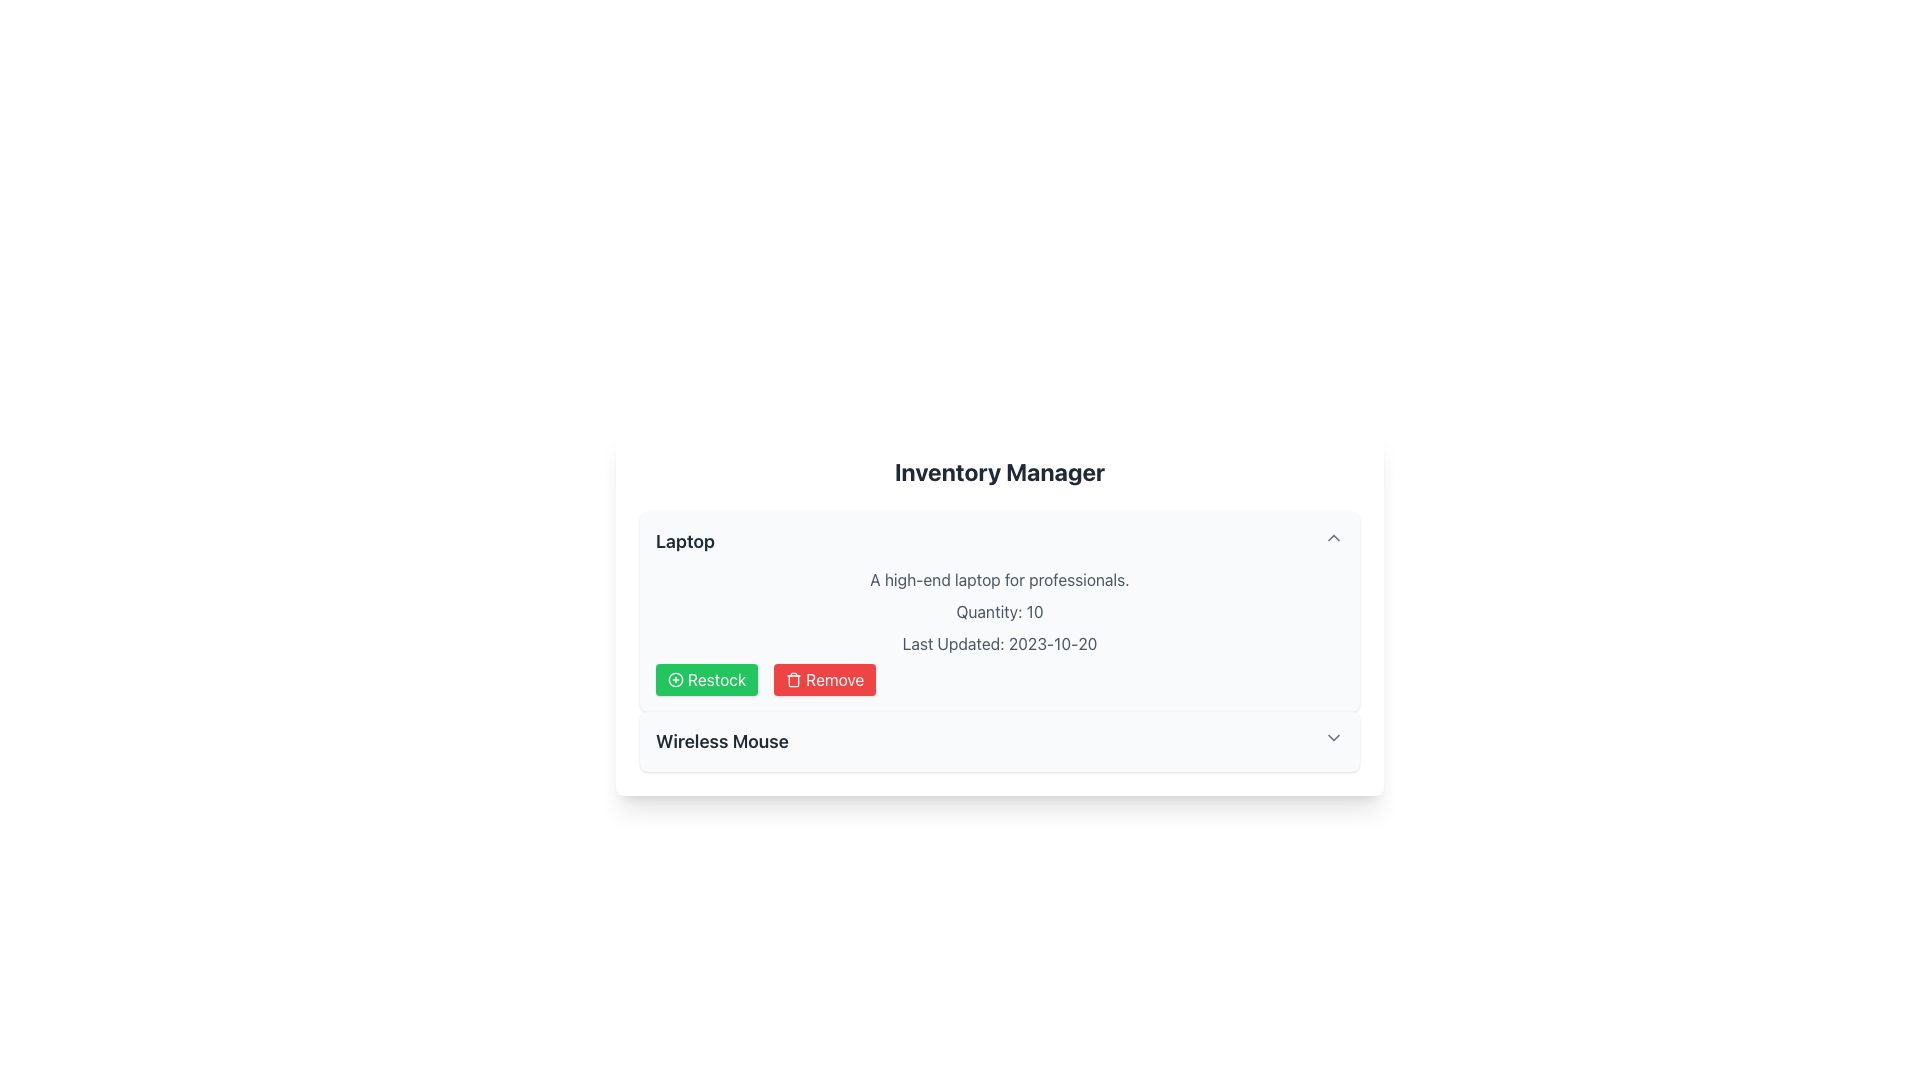 The height and width of the screenshot is (1080, 1920). What do you see at coordinates (999, 579) in the screenshot?
I see `the descriptive text element reading 'A high-end laptop for professionals.'` at bounding box center [999, 579].